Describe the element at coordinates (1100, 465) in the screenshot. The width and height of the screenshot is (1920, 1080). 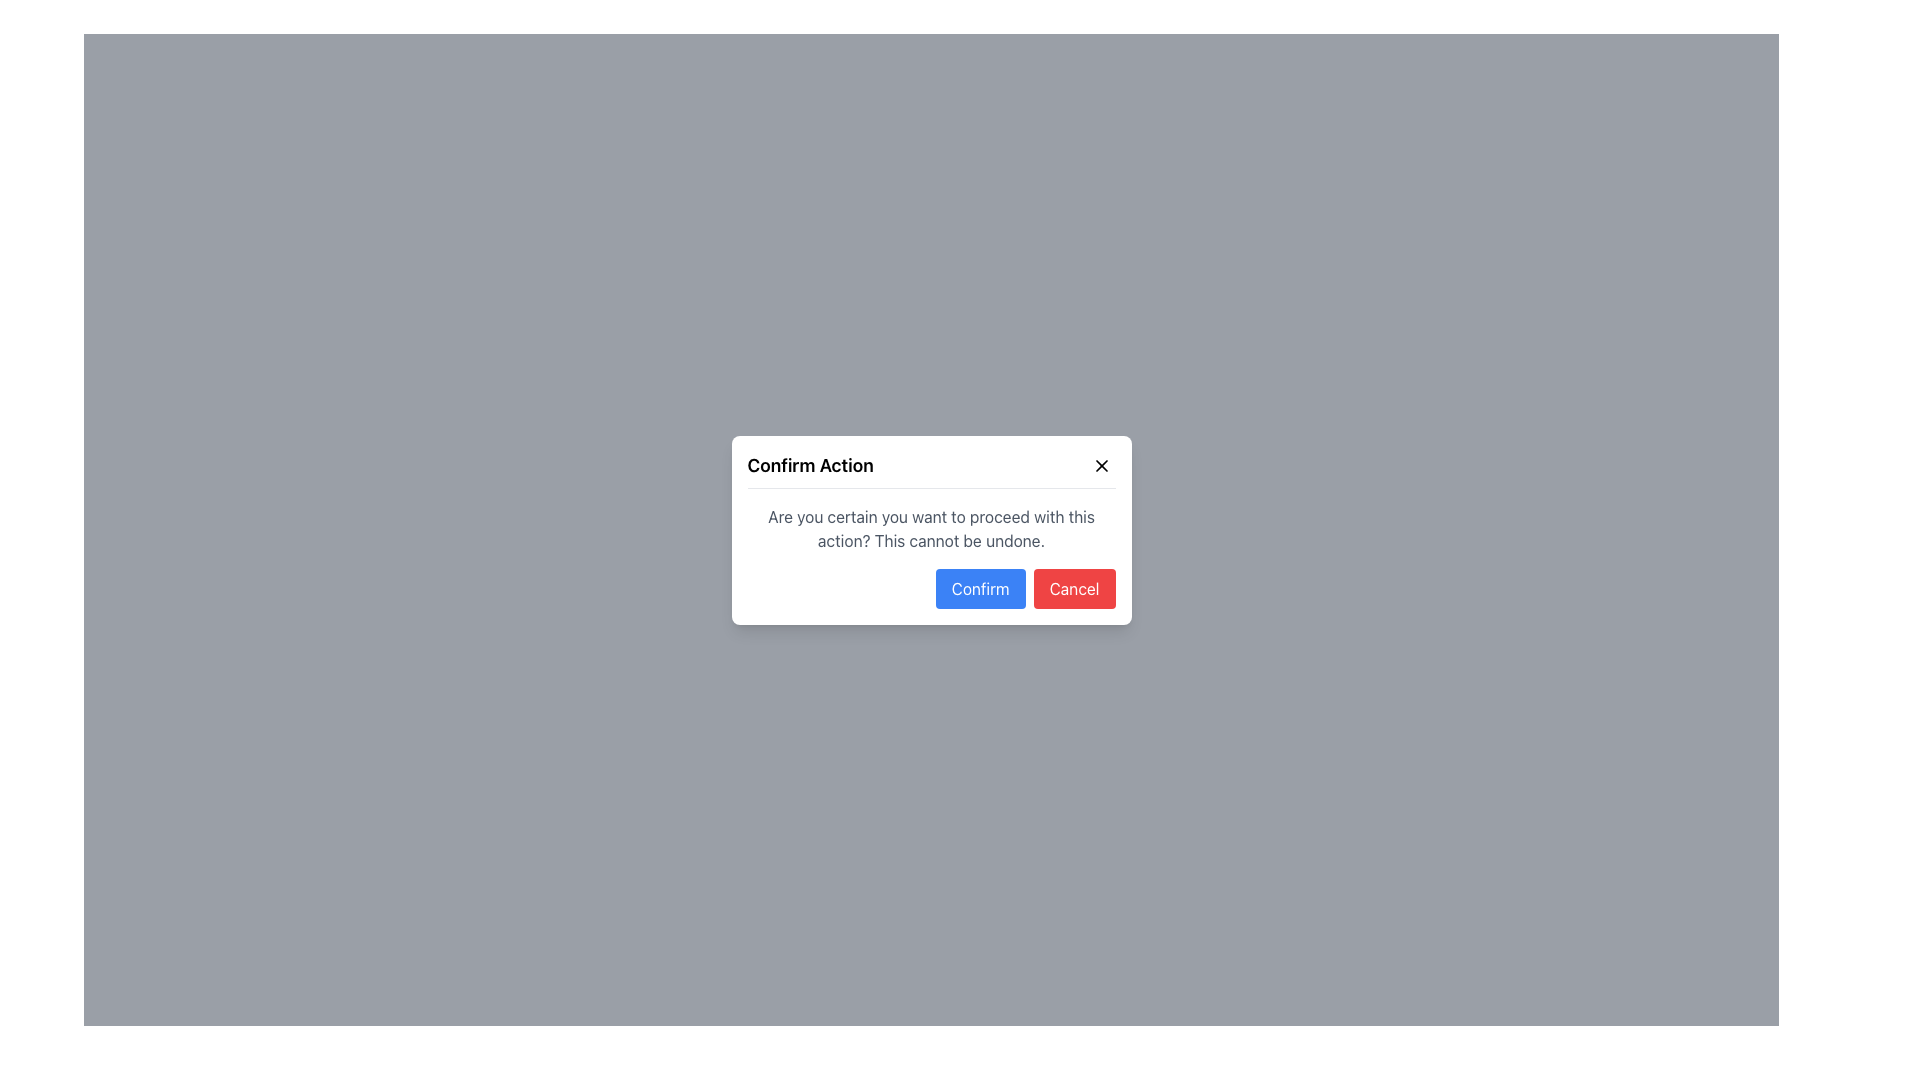
I see `the close icon located in the top-right corner of the modal dialog` at that location.